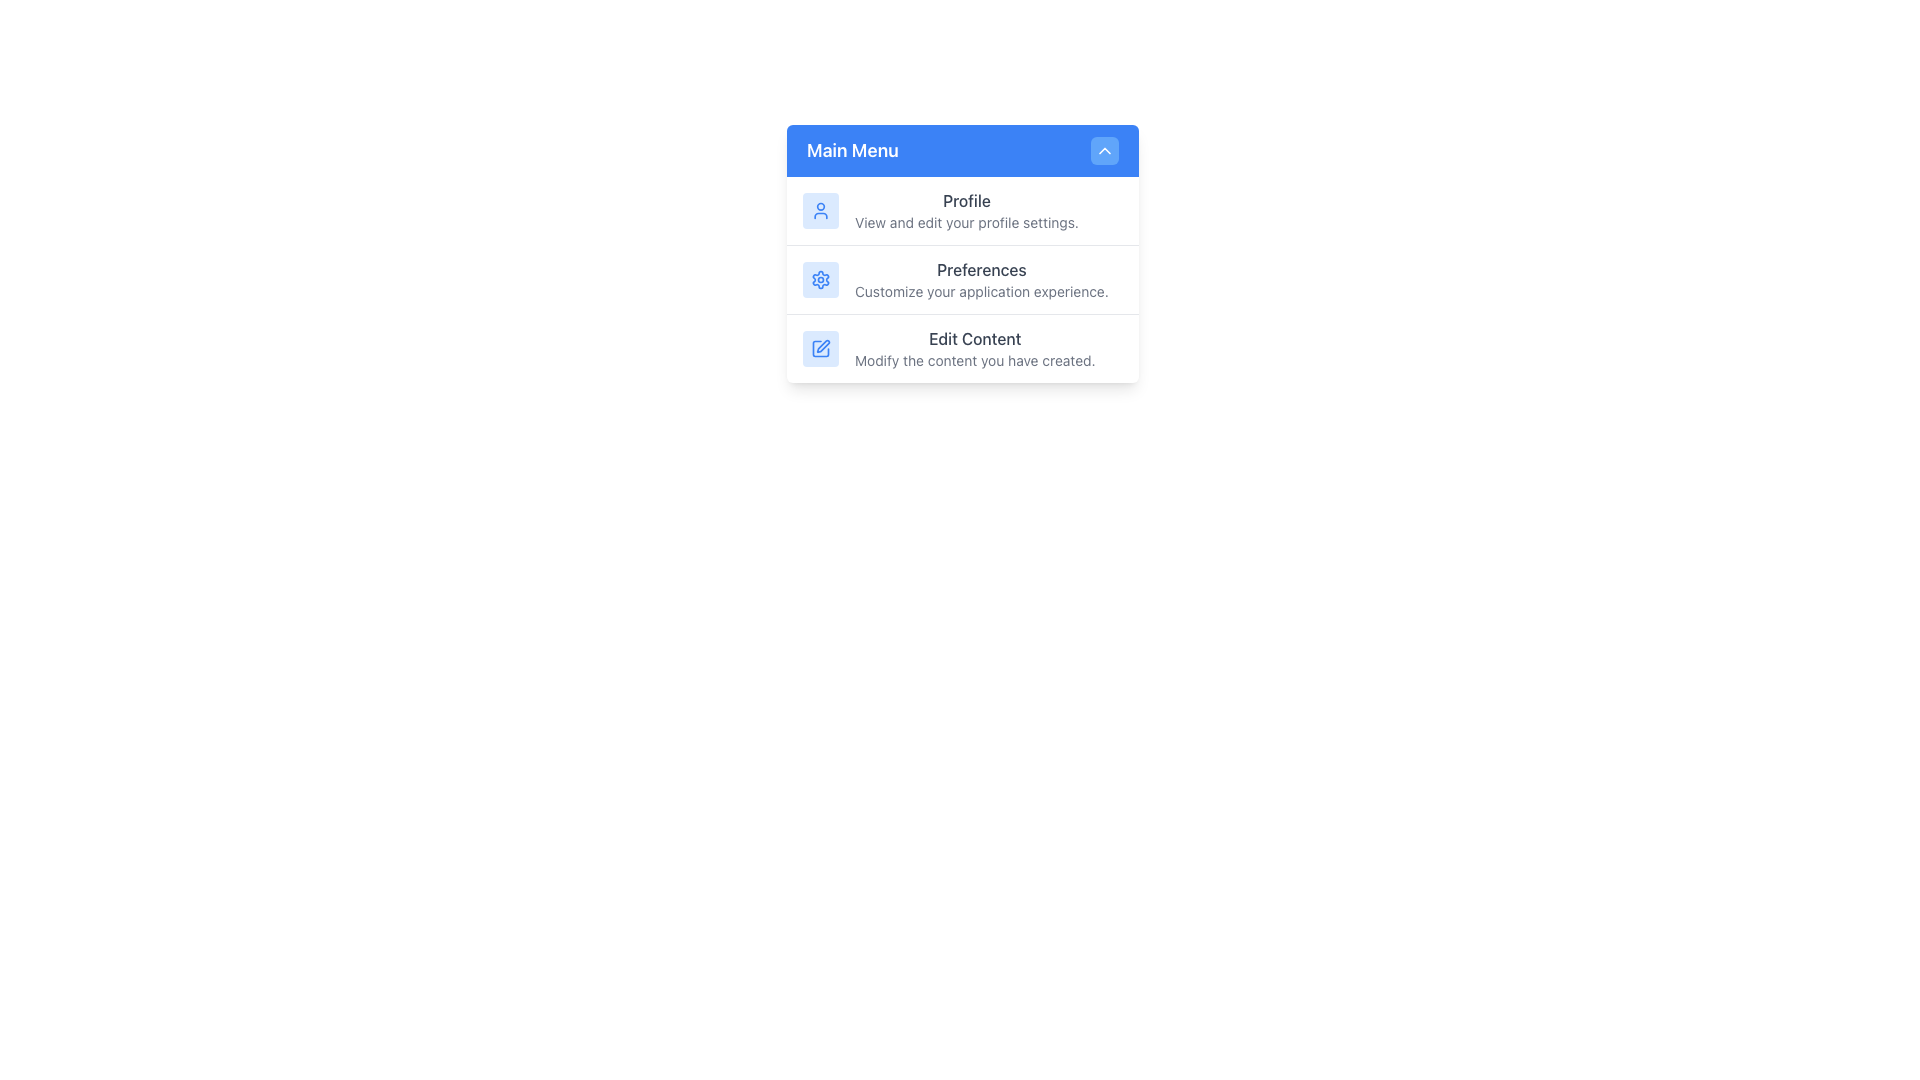 The height and width of the screenshot is (1080, 1920). I want to click on the 'Preferences' text block, which is the second menu item in the vertical menu group under the 'Profile' menu item, so click(981, 280).